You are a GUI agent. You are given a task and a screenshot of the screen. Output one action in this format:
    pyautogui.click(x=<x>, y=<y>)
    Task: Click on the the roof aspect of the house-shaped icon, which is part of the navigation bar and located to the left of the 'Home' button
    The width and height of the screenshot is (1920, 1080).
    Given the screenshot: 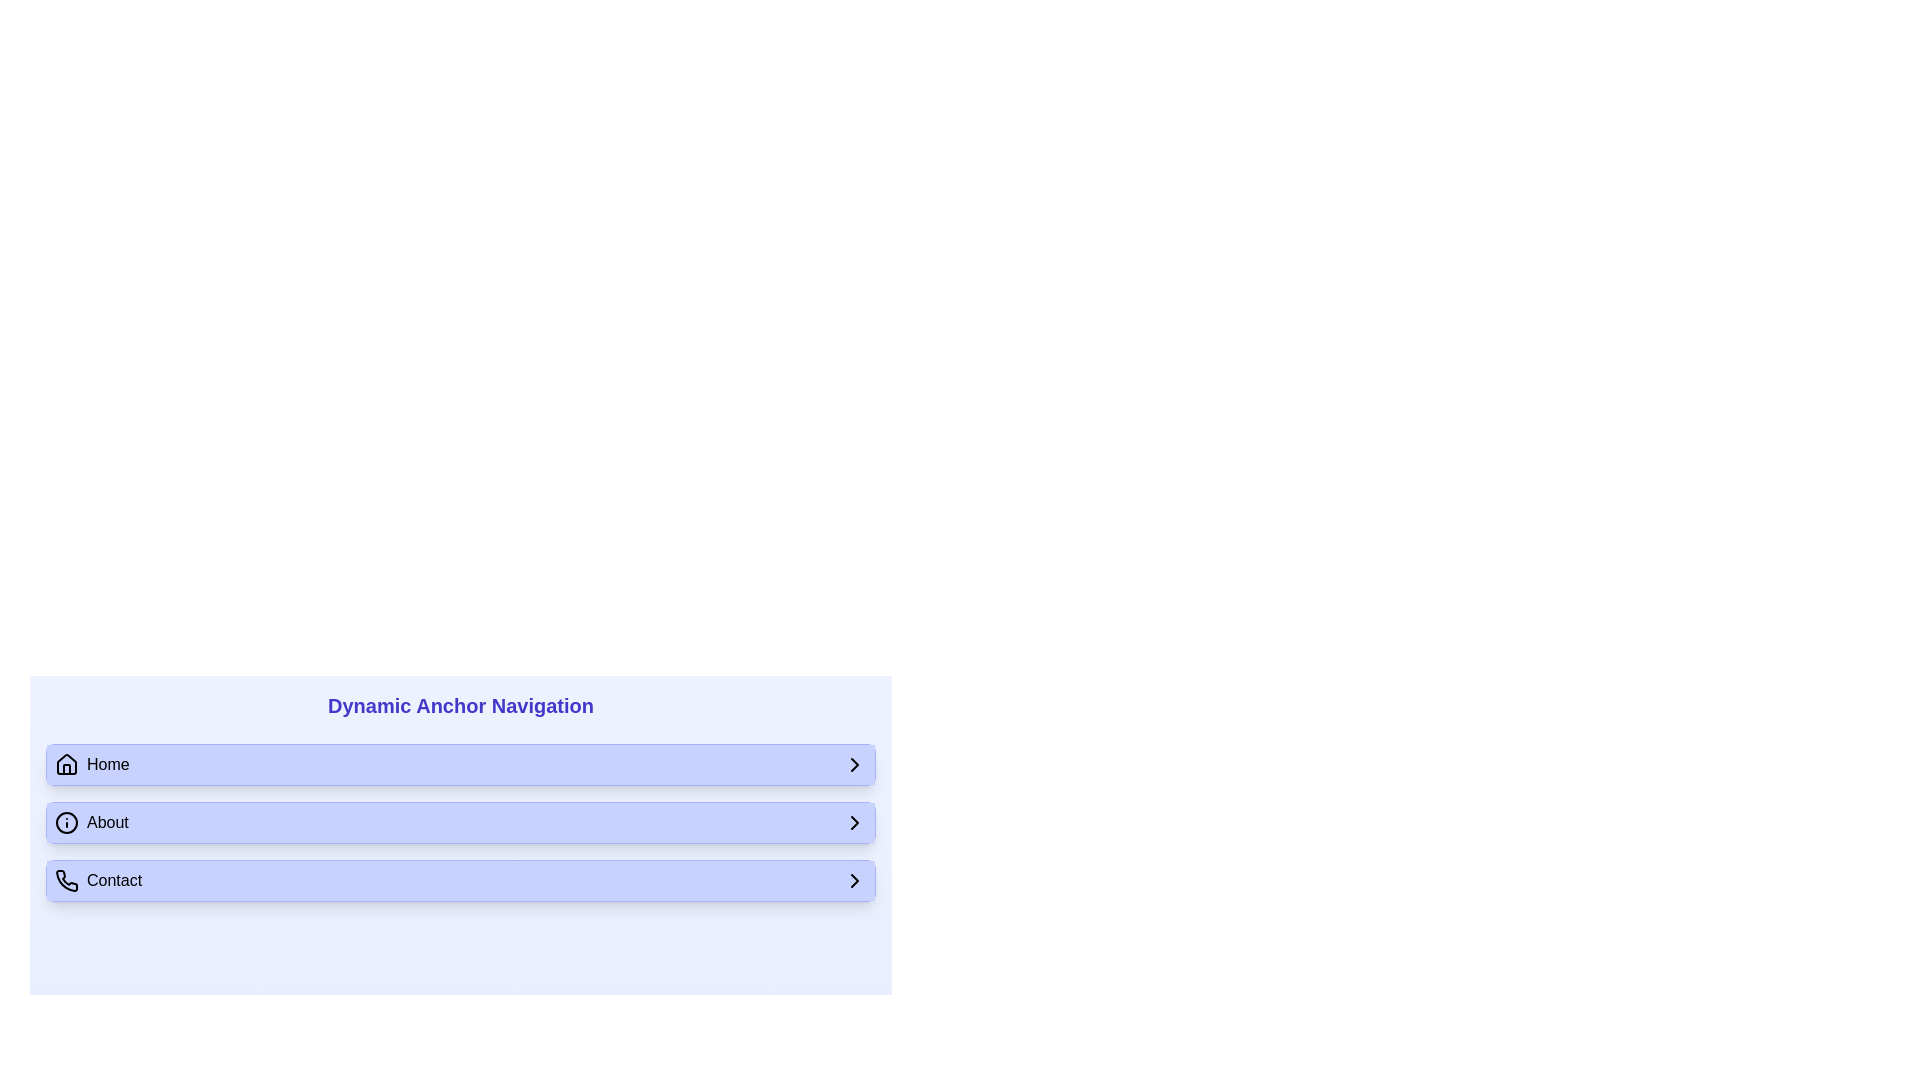 What is the action you would take?
    pyautogui.click(x=67, y=763)
    